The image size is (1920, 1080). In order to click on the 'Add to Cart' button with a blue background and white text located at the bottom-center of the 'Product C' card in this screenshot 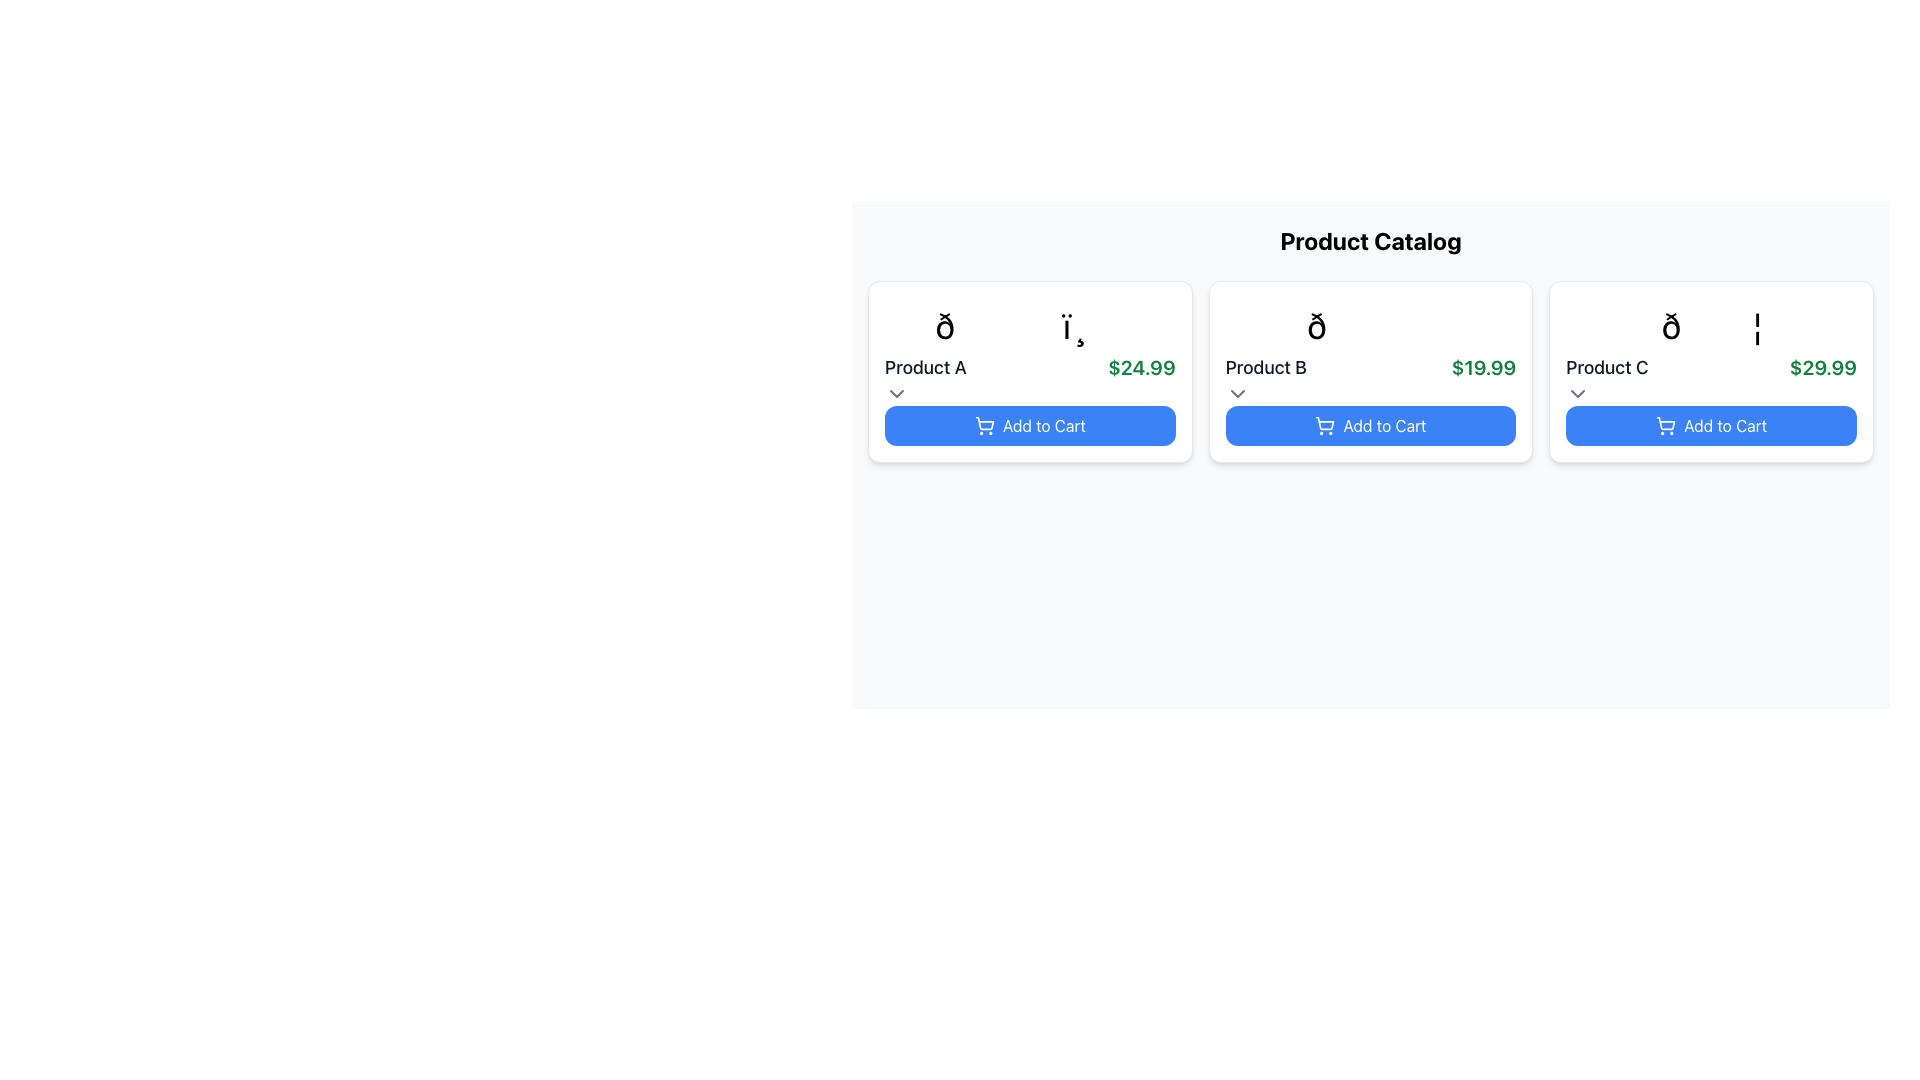, I will do `click(1710, 424)`.